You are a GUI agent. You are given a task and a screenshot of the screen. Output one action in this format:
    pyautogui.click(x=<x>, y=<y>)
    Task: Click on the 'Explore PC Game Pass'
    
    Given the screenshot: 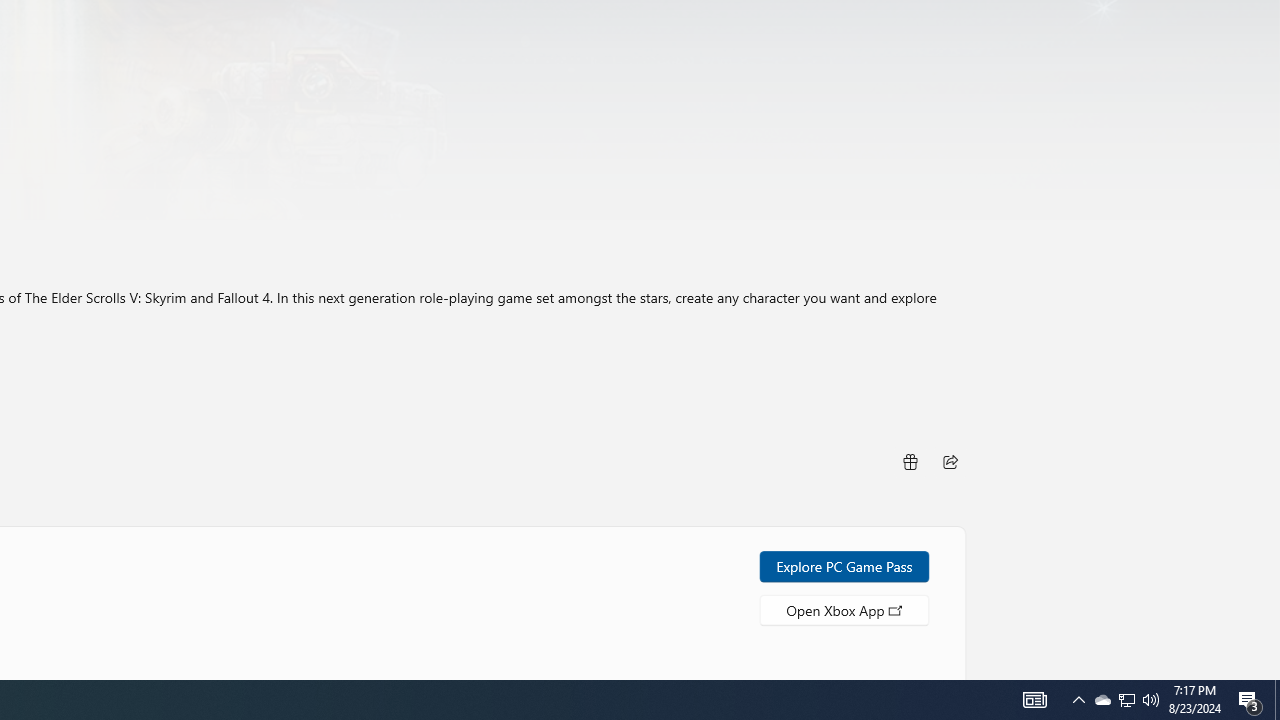 What is the action you would take?
    pyautogui.click(x=844, y=565)
    